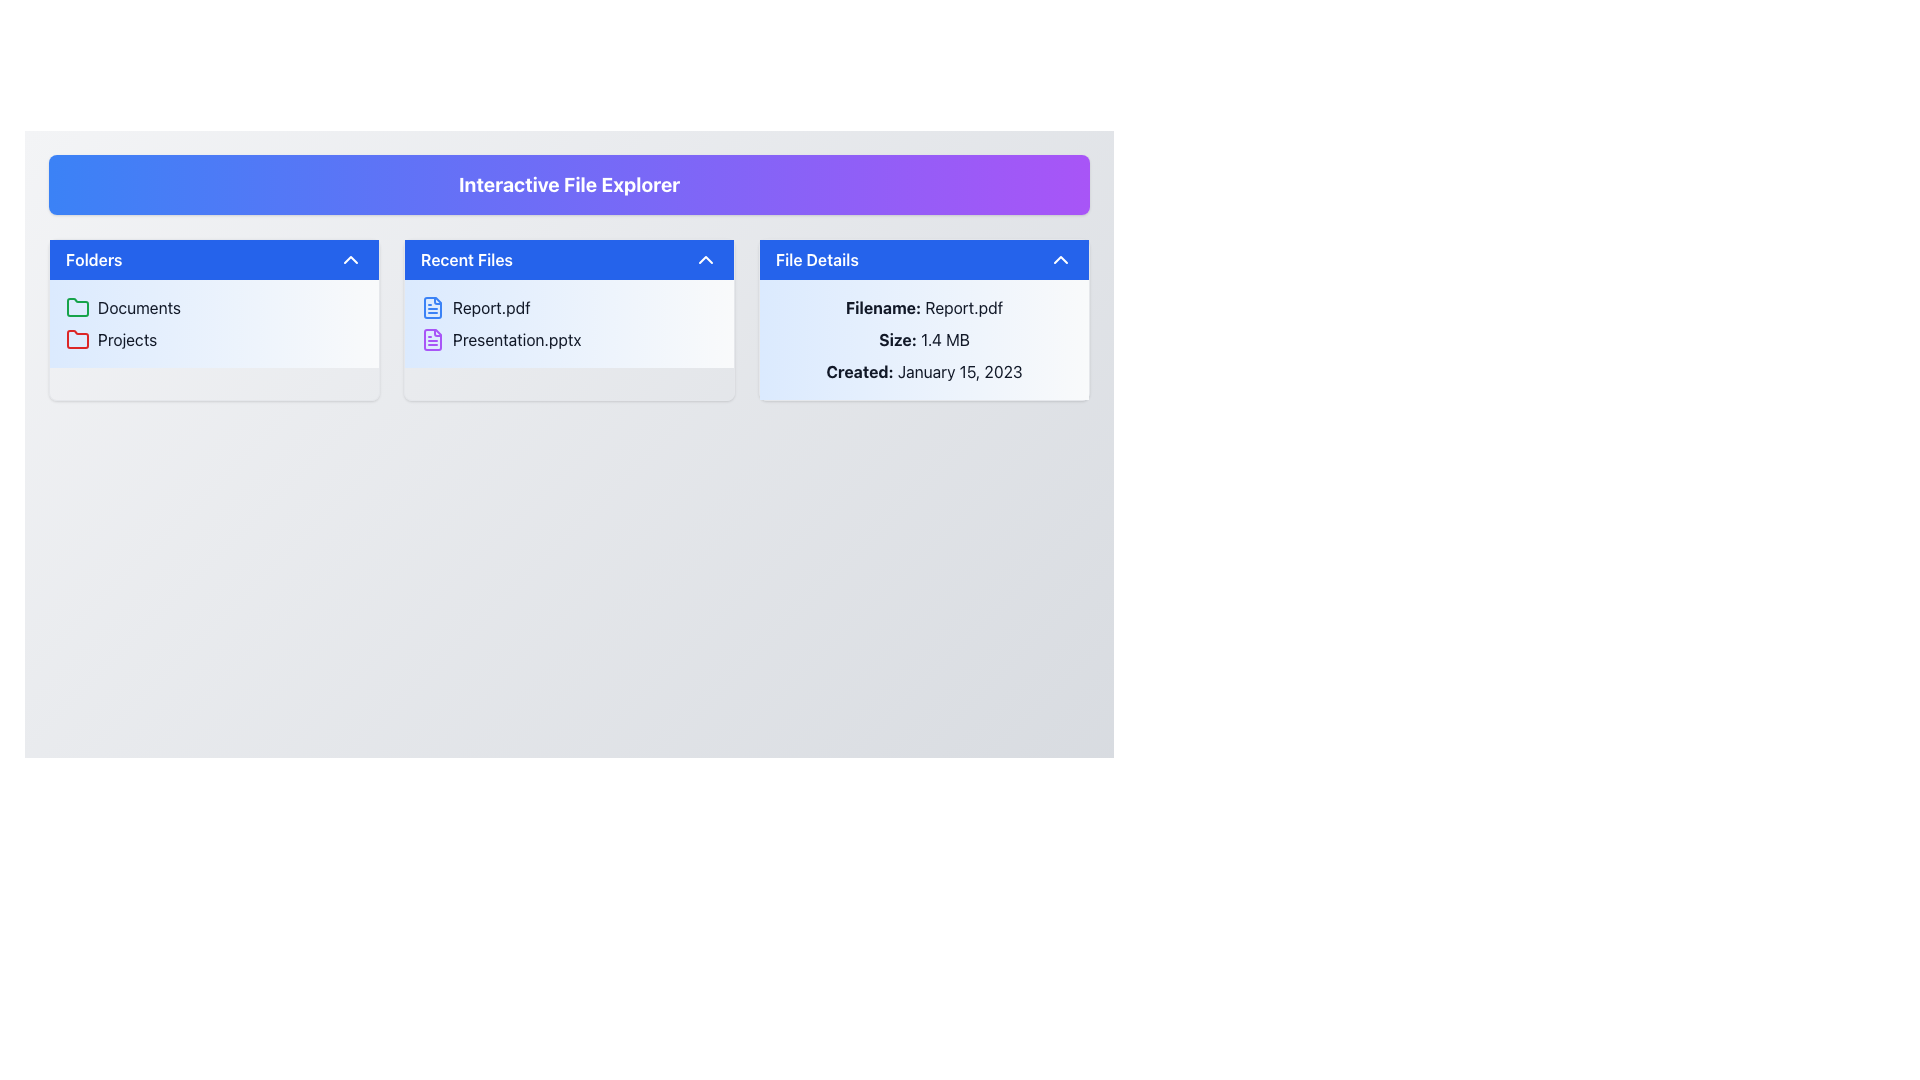  What do you see at coordinates (431, 308) in the screenshot?
I see `the blue document icon located to the left of the text 'Report.pdf' in the 'Recent Files' panel` at bounding box center [431, 308].